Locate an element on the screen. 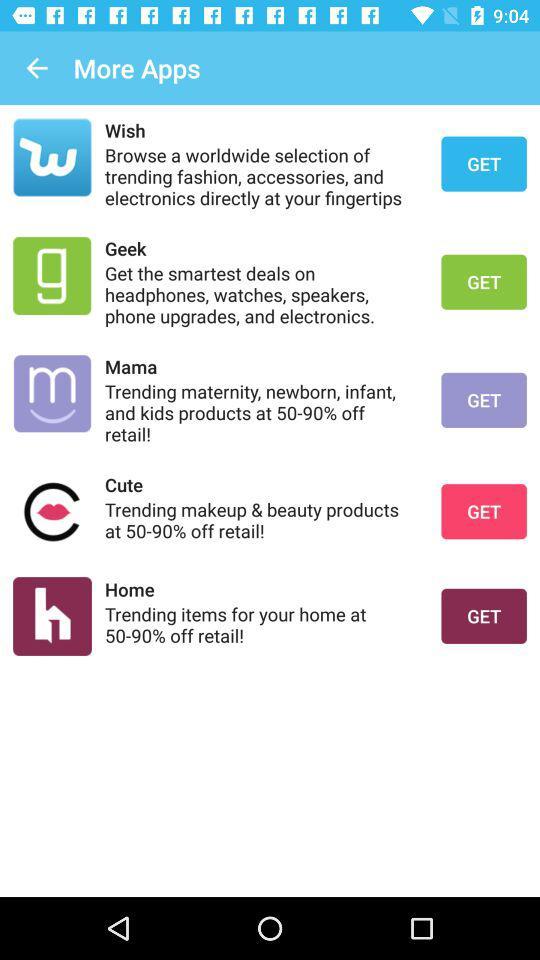  icon to the left of get icon is located at coordinates (260, 129).